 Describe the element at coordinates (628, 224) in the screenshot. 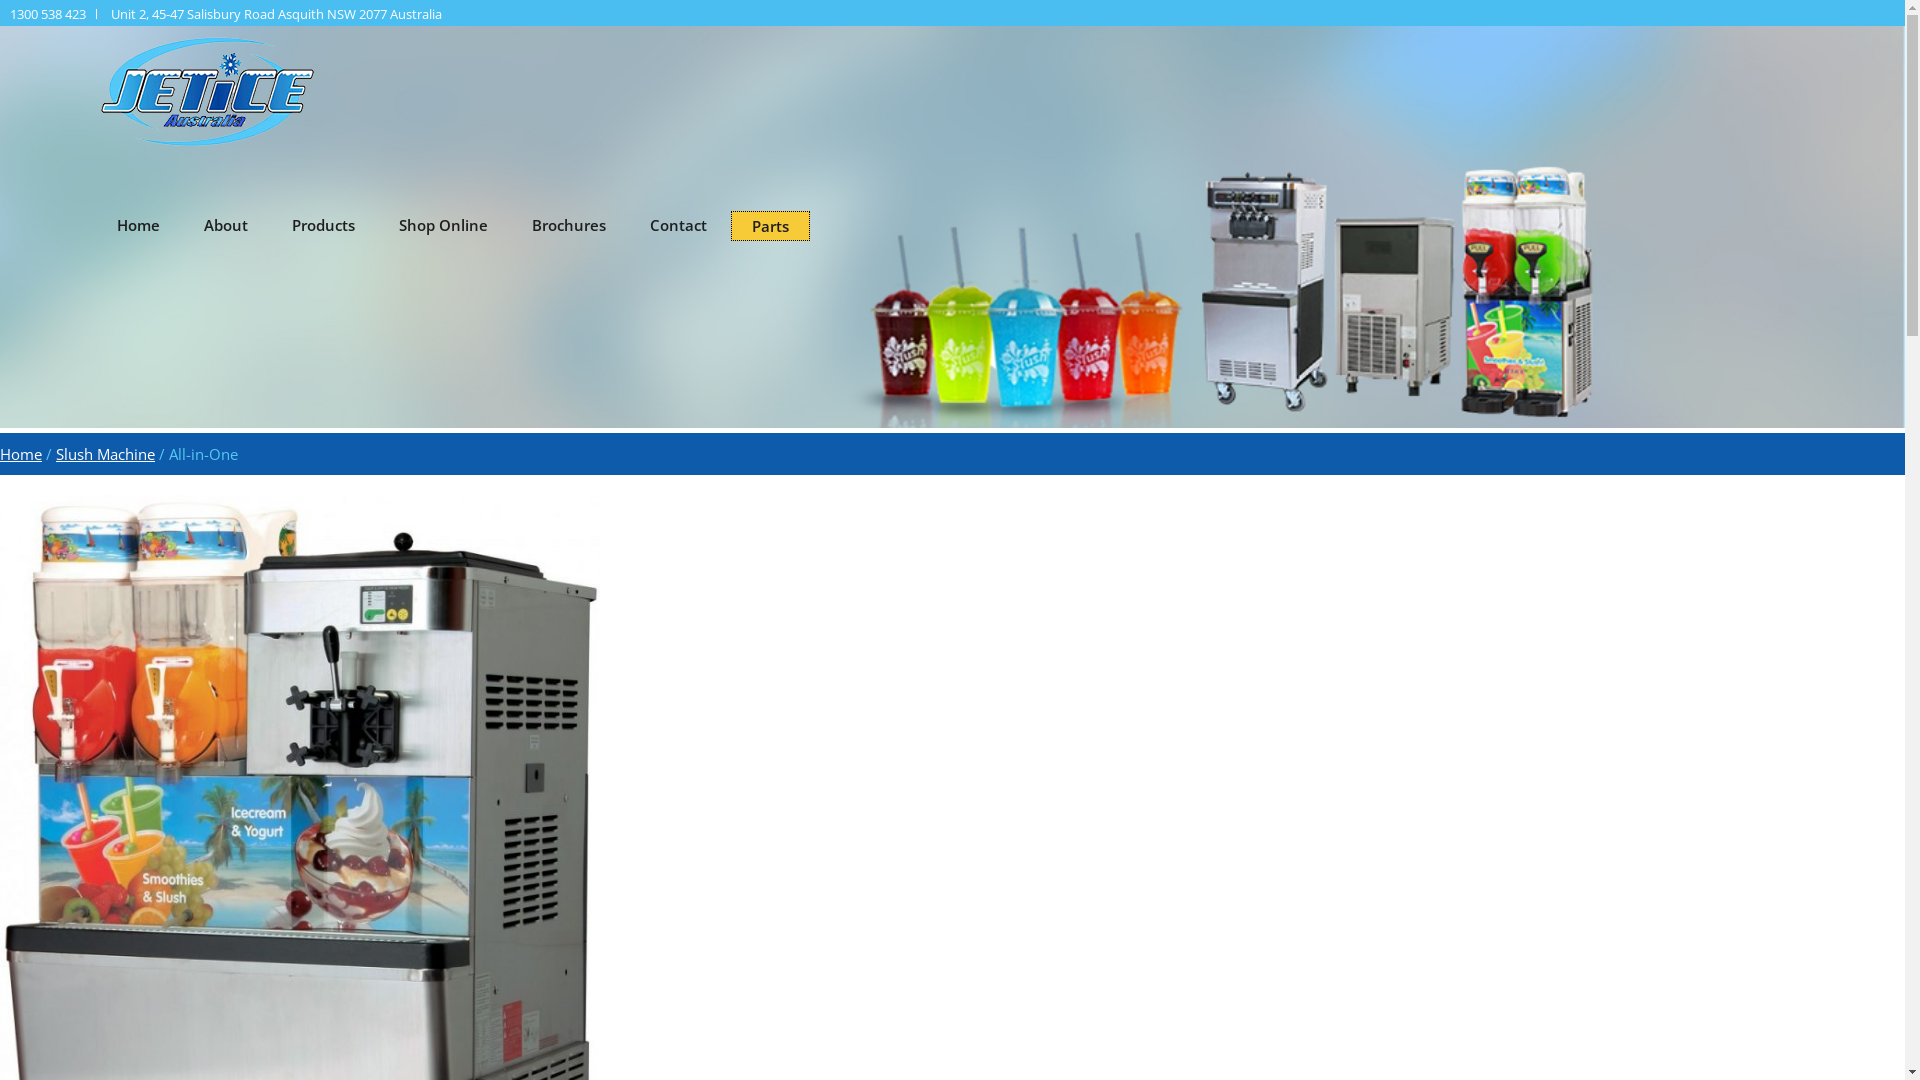

I see `'Contact'` at that location.